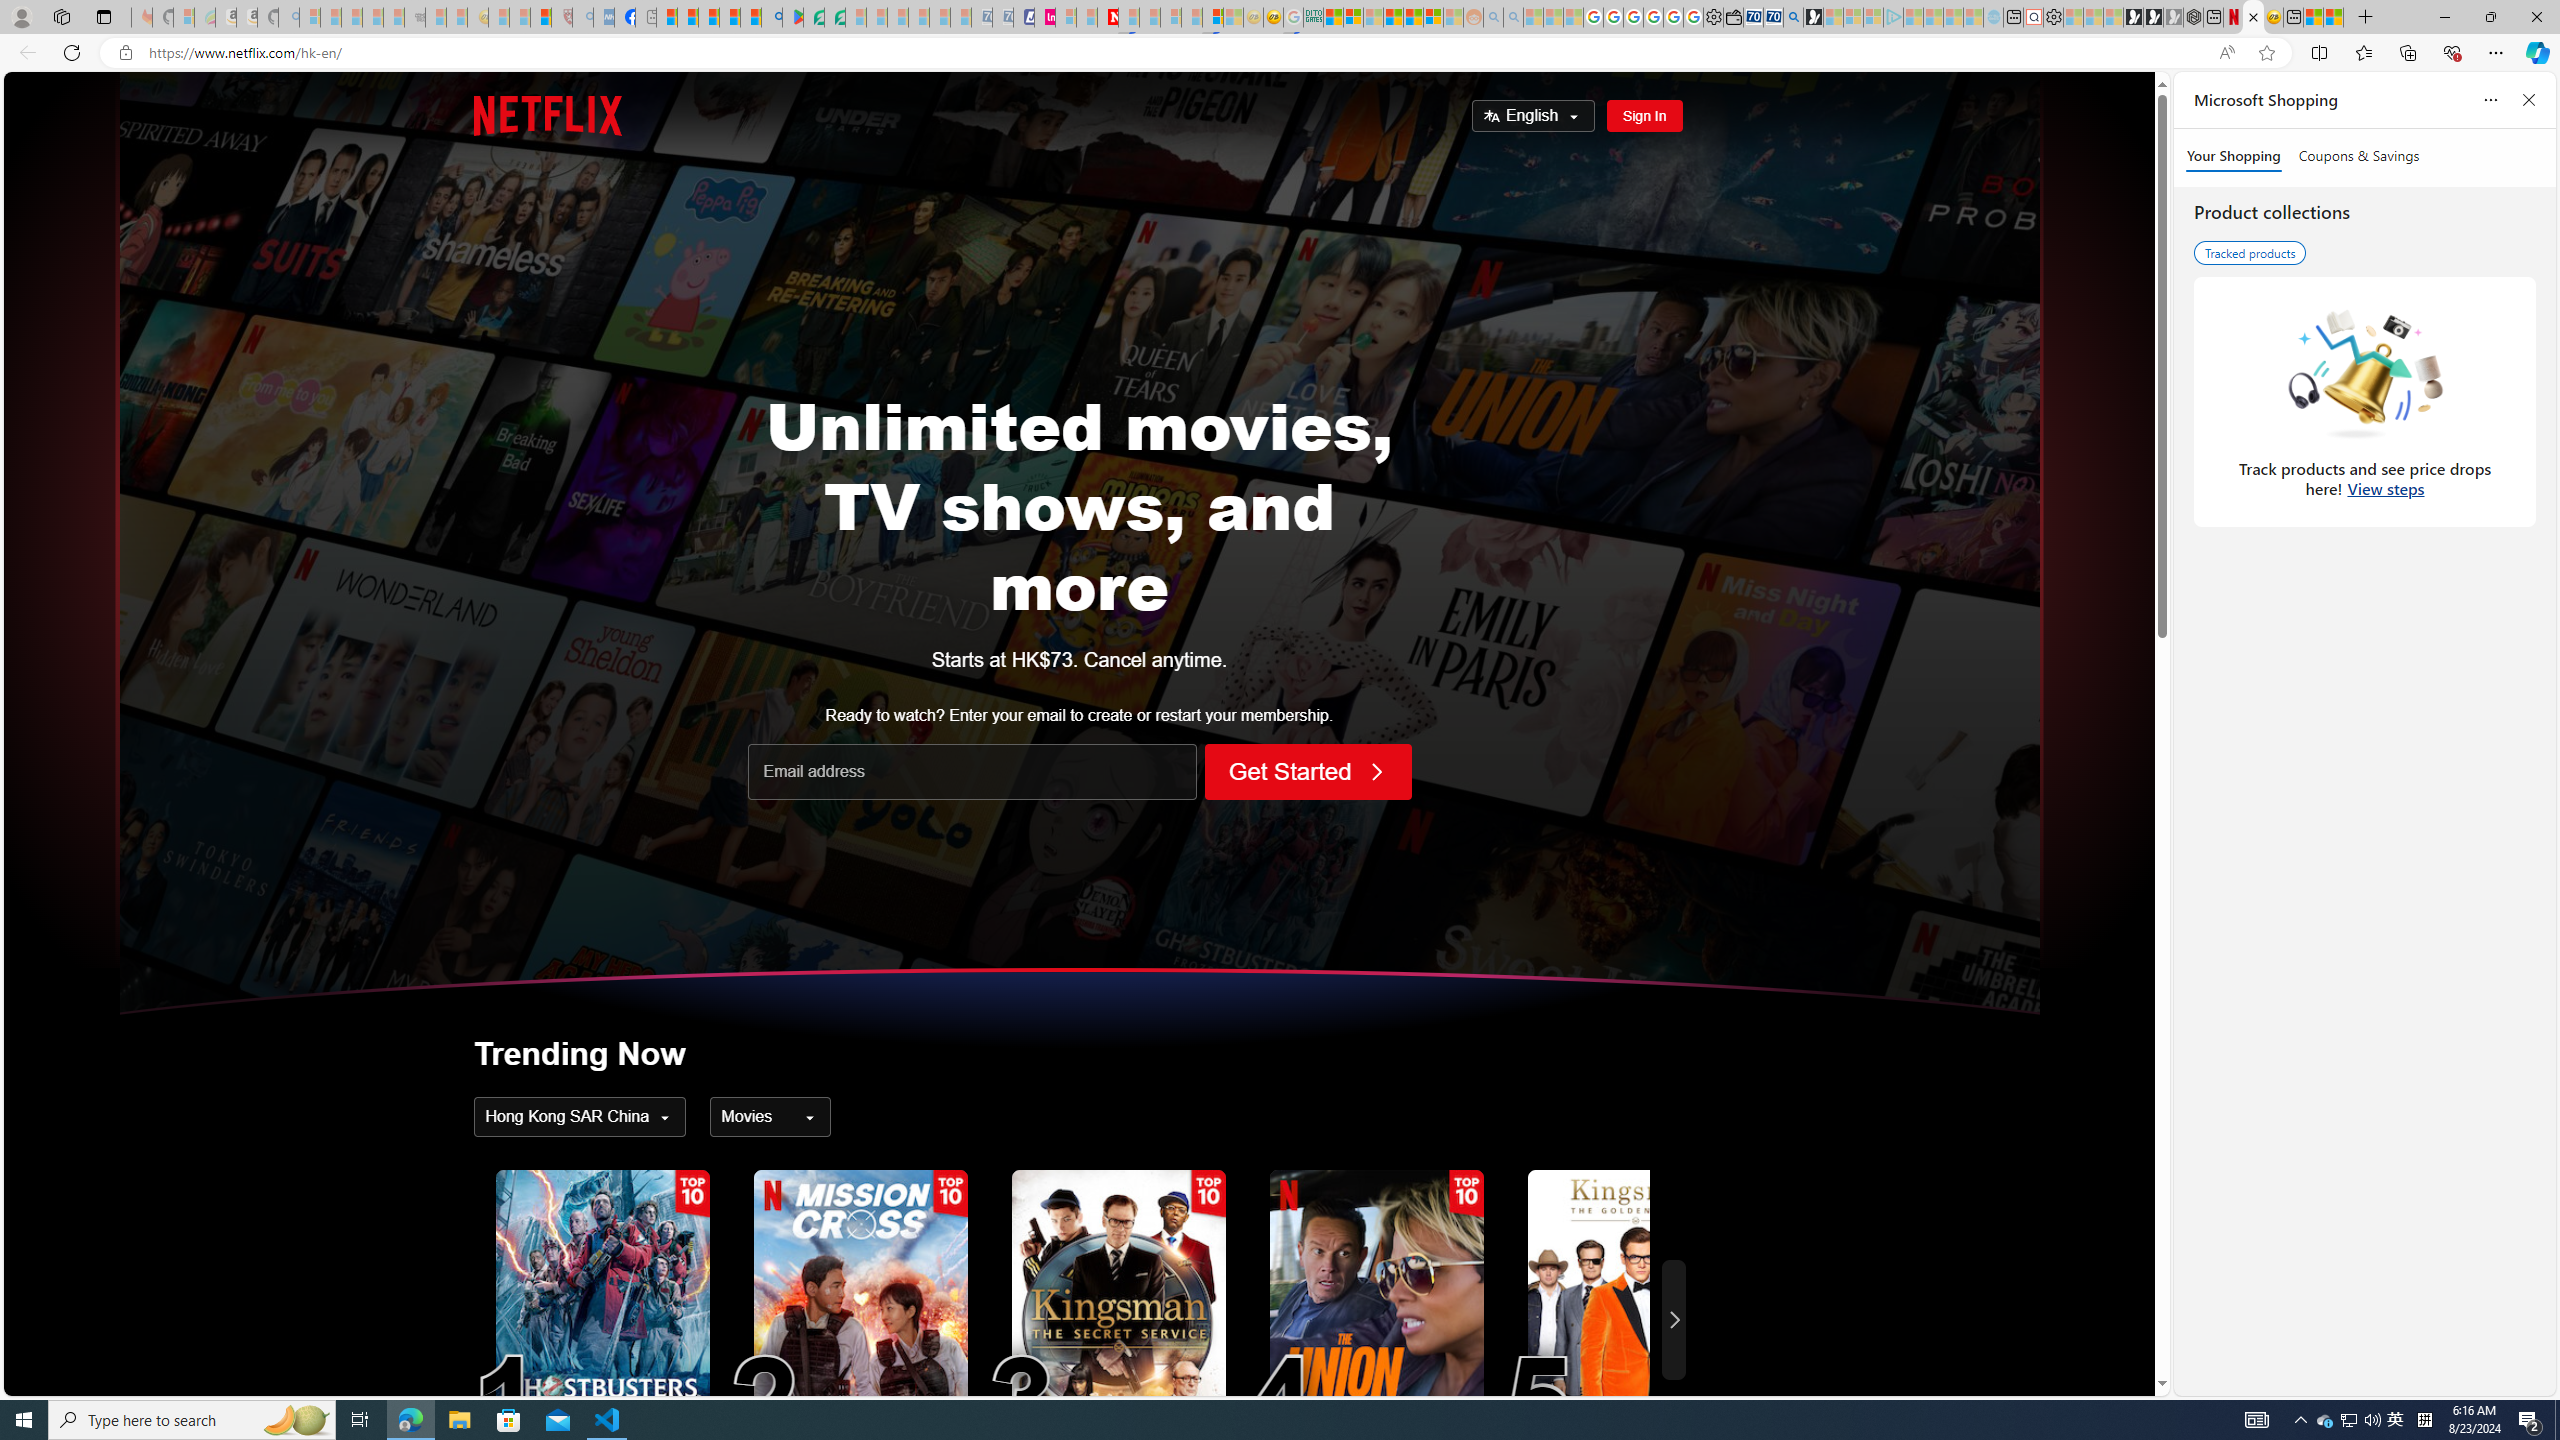 The width and height of the screenshot is (2560, 1440). Describe the element at coordinates (1375, 1318) in the screenshot. I see `'The Union4'` at that location.